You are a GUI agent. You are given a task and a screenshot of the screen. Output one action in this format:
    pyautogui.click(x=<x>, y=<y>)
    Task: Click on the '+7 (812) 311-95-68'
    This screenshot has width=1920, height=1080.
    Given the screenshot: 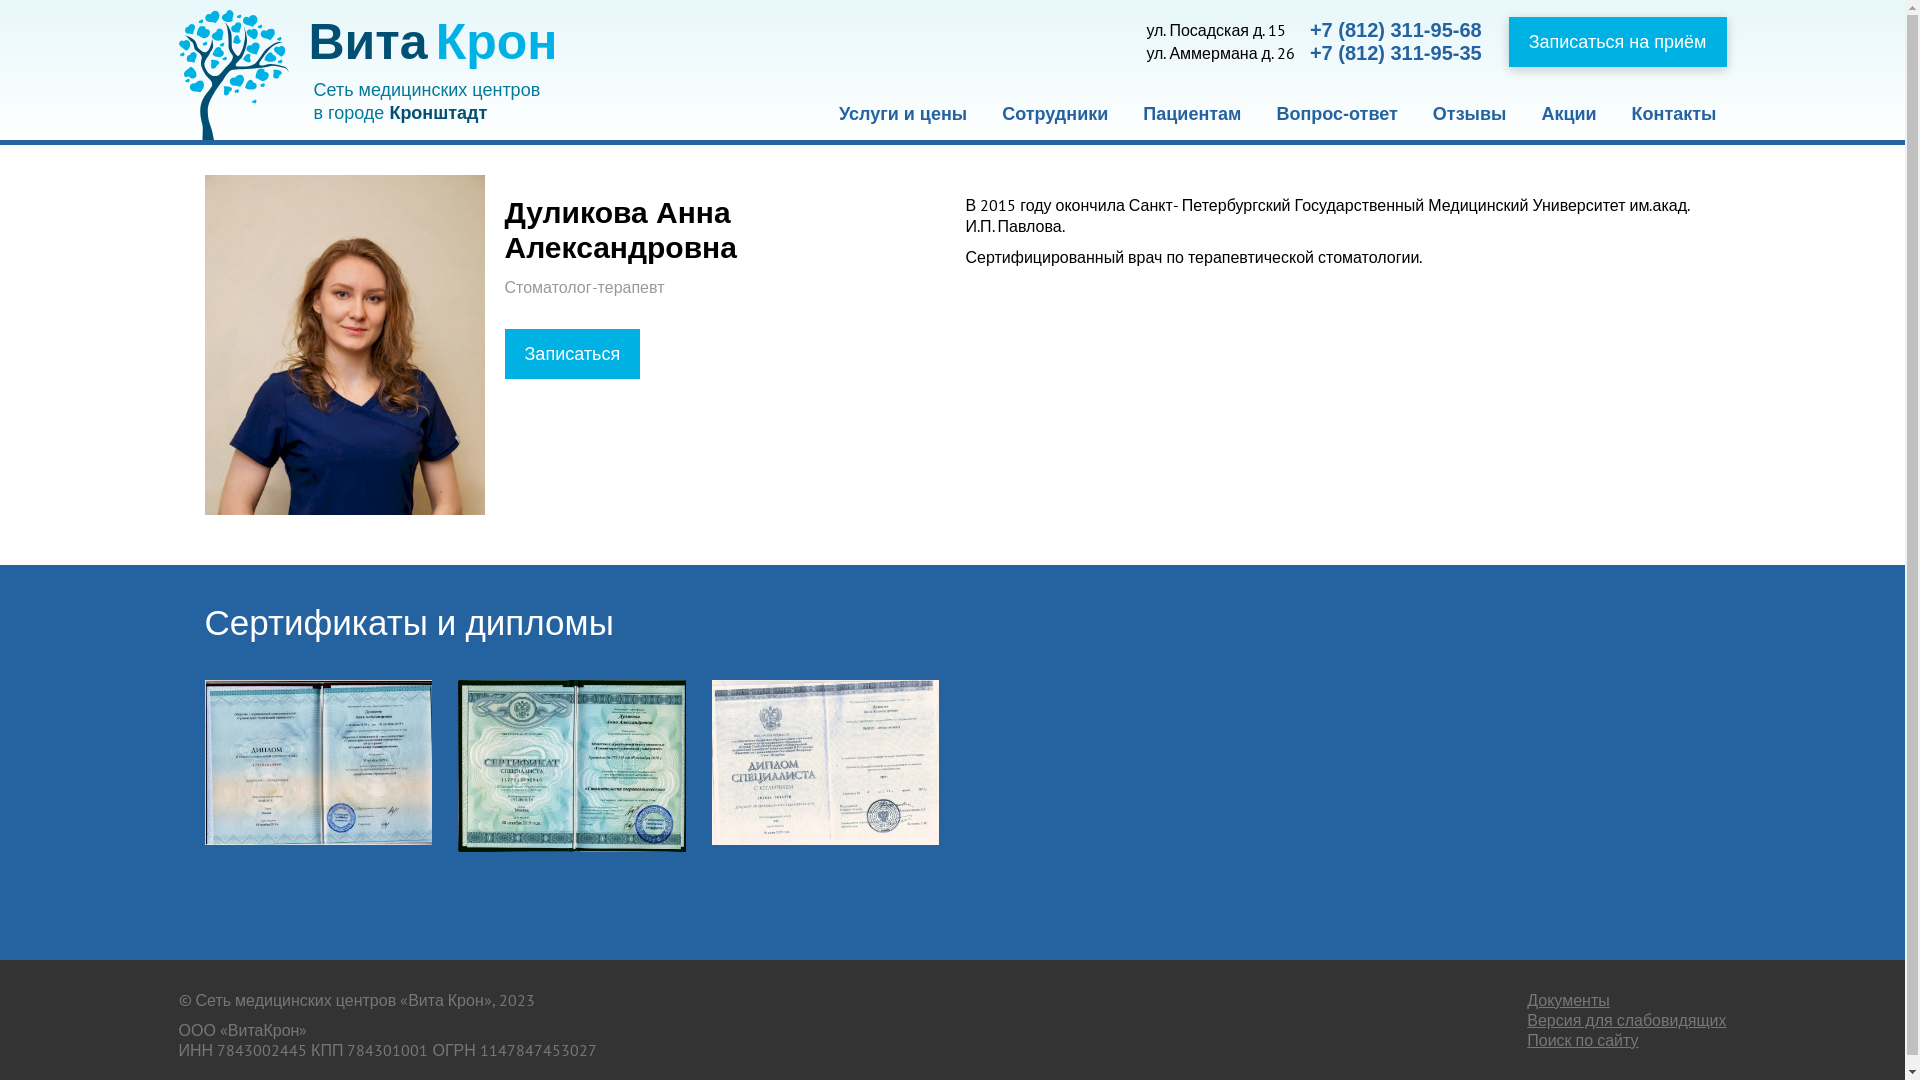 What is the action you would take?
    pyautogui.click(x=1395, y=30)
    